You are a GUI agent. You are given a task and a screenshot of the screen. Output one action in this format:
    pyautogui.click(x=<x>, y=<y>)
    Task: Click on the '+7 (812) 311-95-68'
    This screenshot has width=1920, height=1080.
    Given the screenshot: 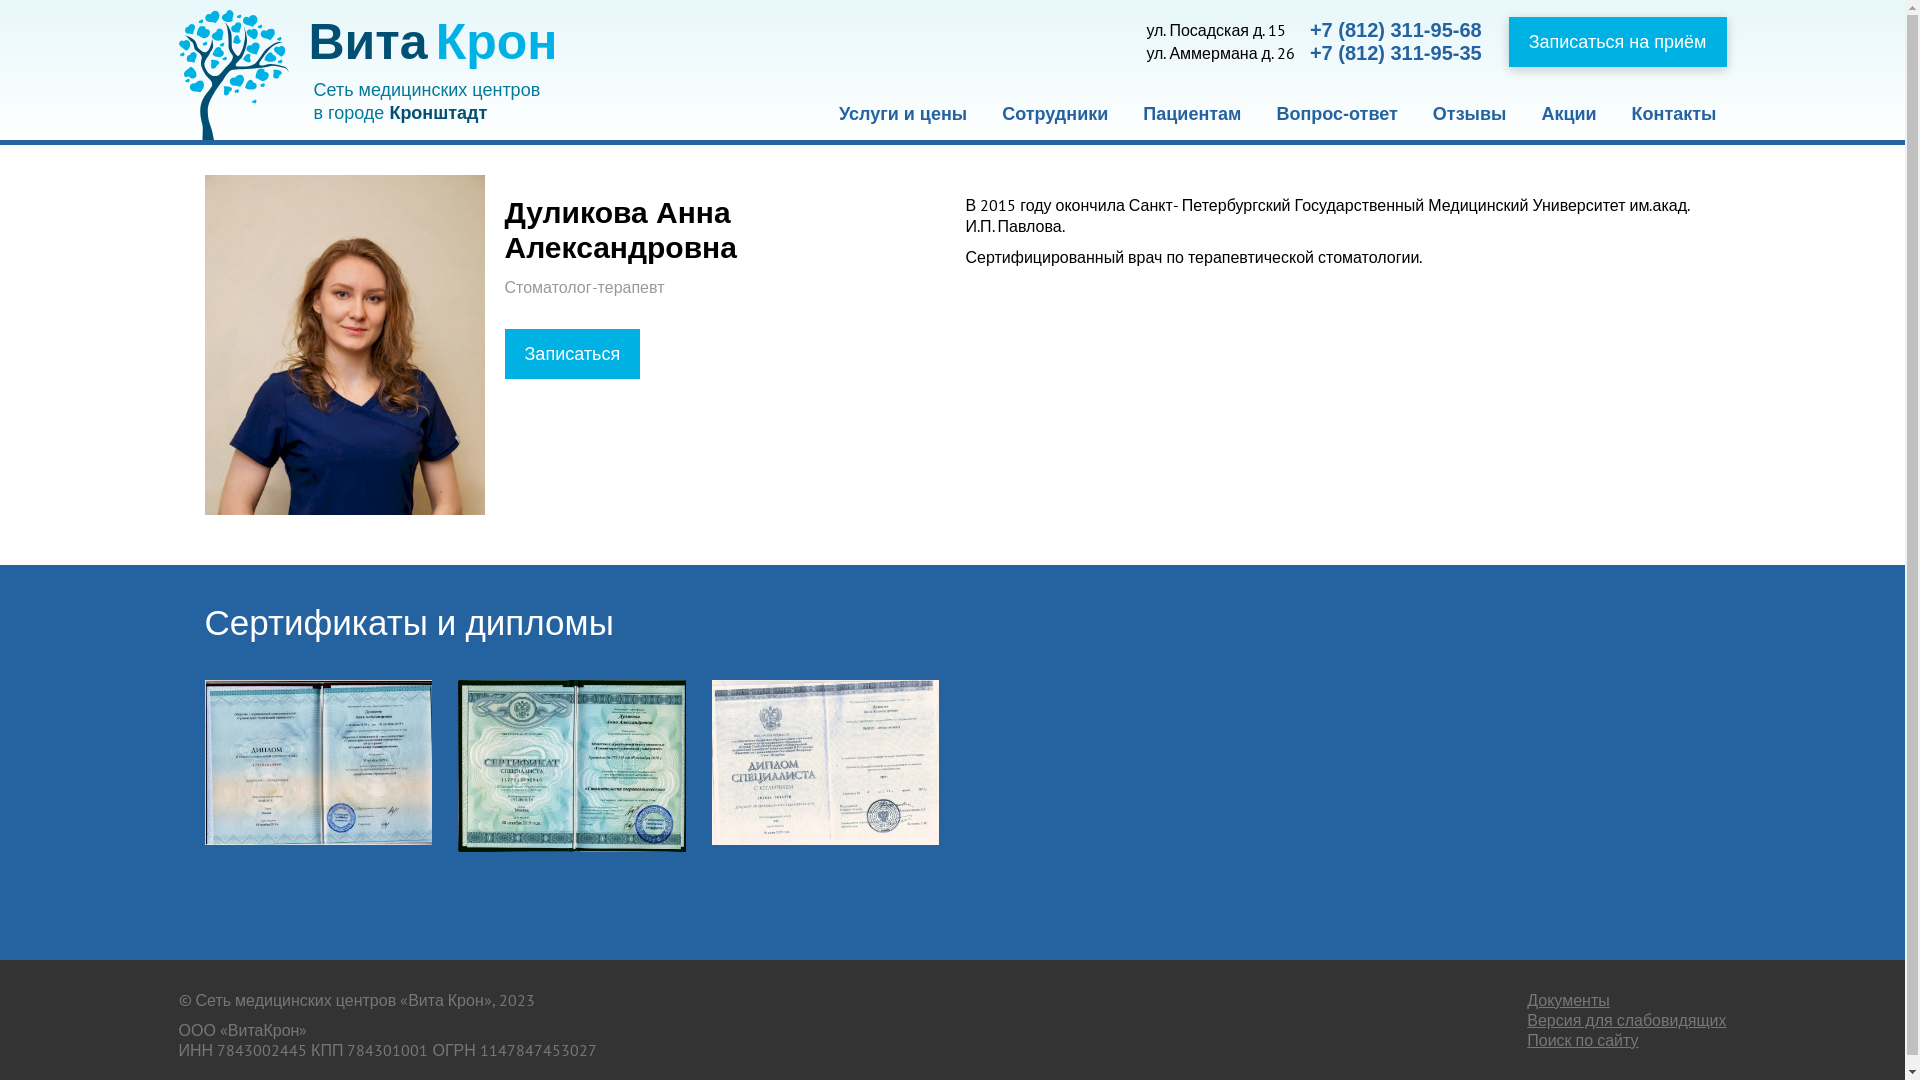 What is the action you would take?
    pyautogui.click(x=1395, y=30)
    